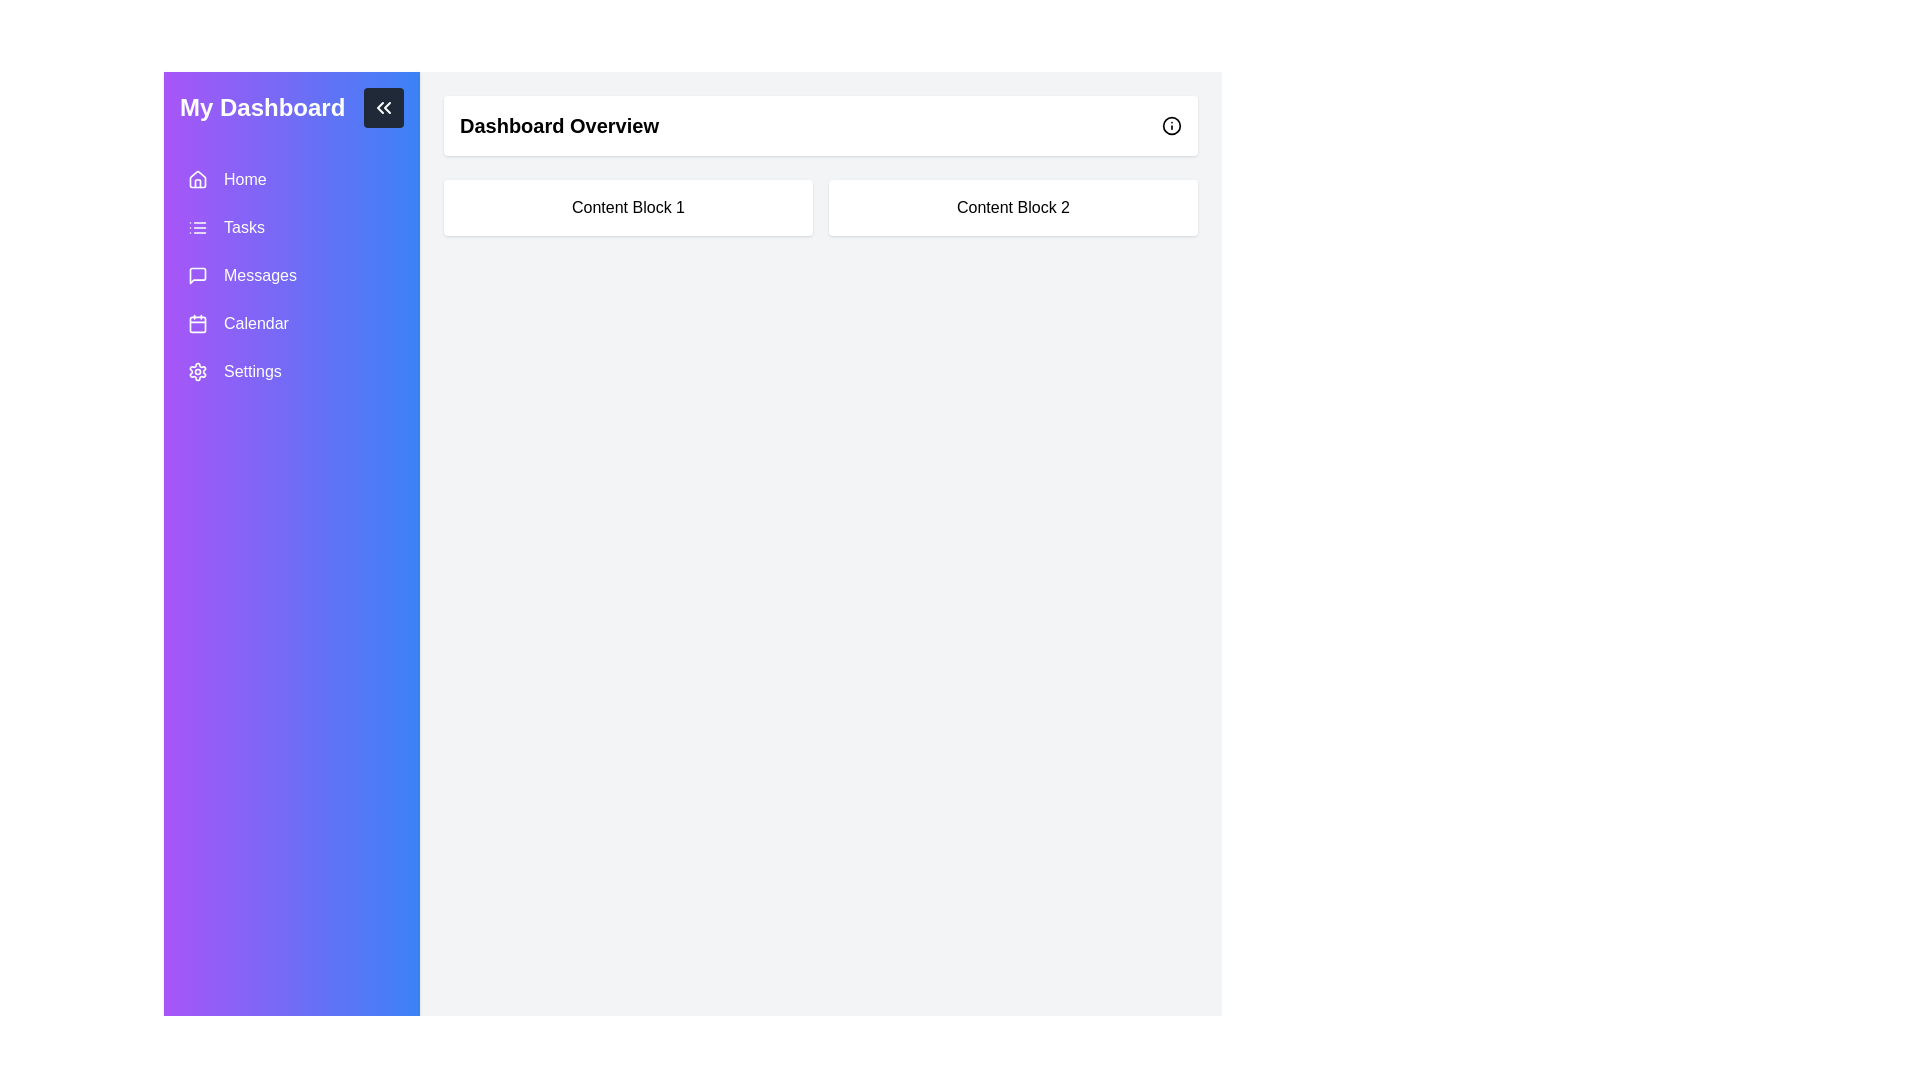 The image size is (1920, 1080). Describe the element at coordinates (251, 371) in the screenshot. I see `the 'Settings' text label in the vertical navigation menu` at that location.